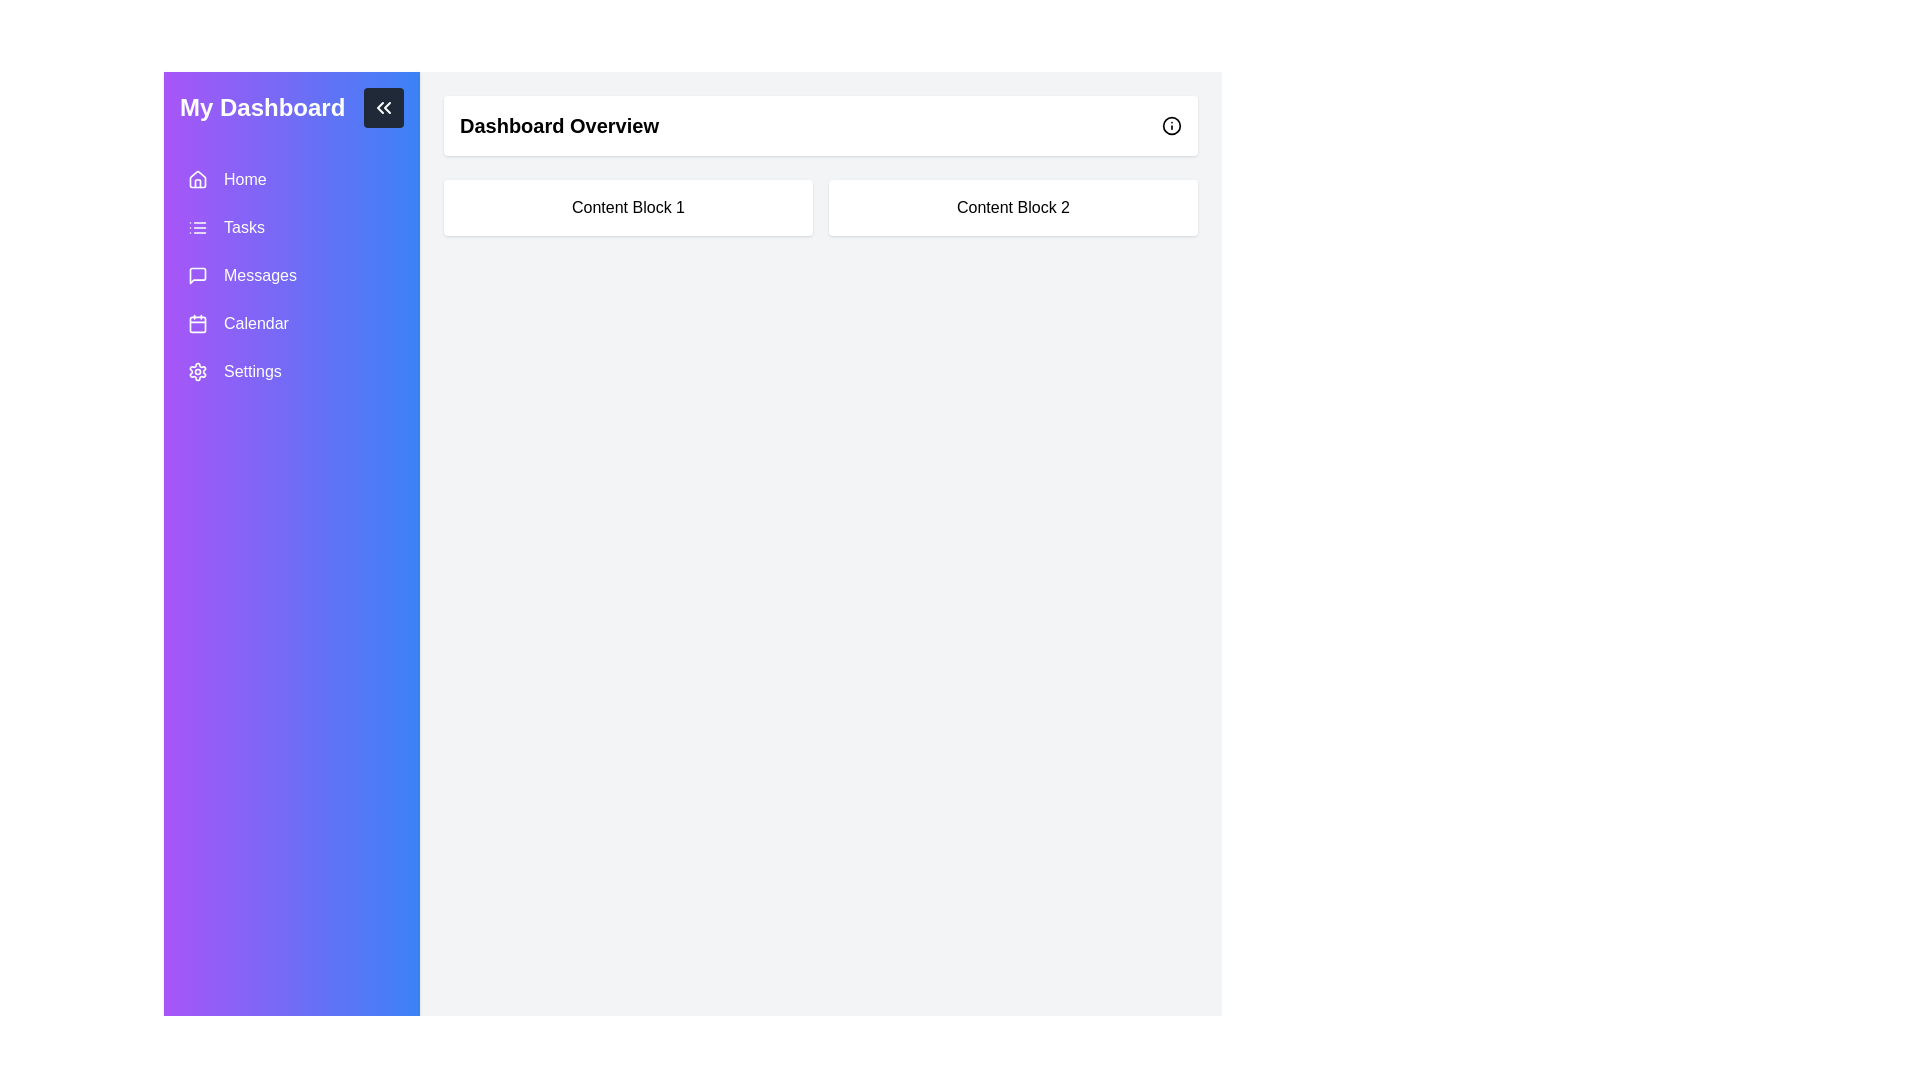 The image size is (1920, 1080). Describe the element at coordinates (251, 371) in the screenshot. I see `the 'Settings' text label in the vertical navigation menu` at that location.